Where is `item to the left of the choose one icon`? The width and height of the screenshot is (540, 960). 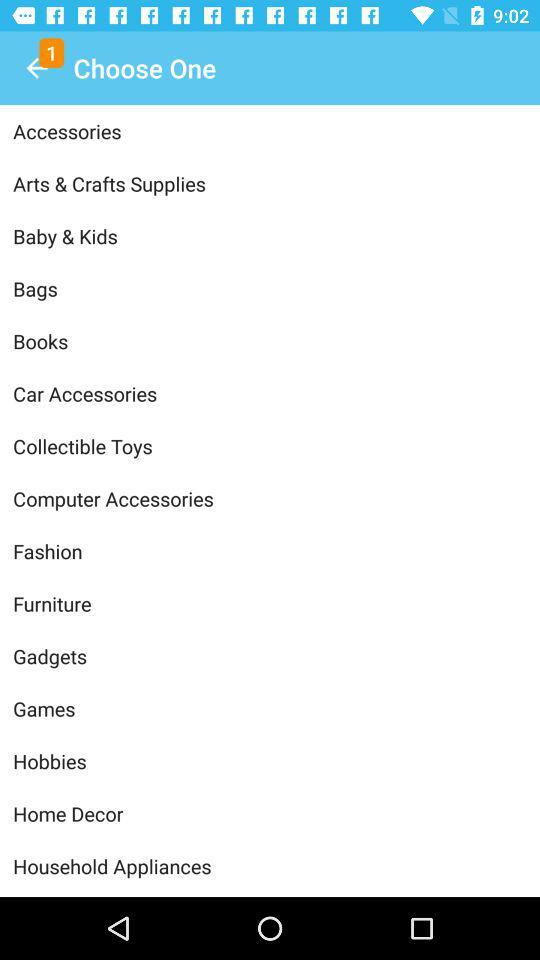 item to the left of the choose one icon is located at coordinates (36, 68).